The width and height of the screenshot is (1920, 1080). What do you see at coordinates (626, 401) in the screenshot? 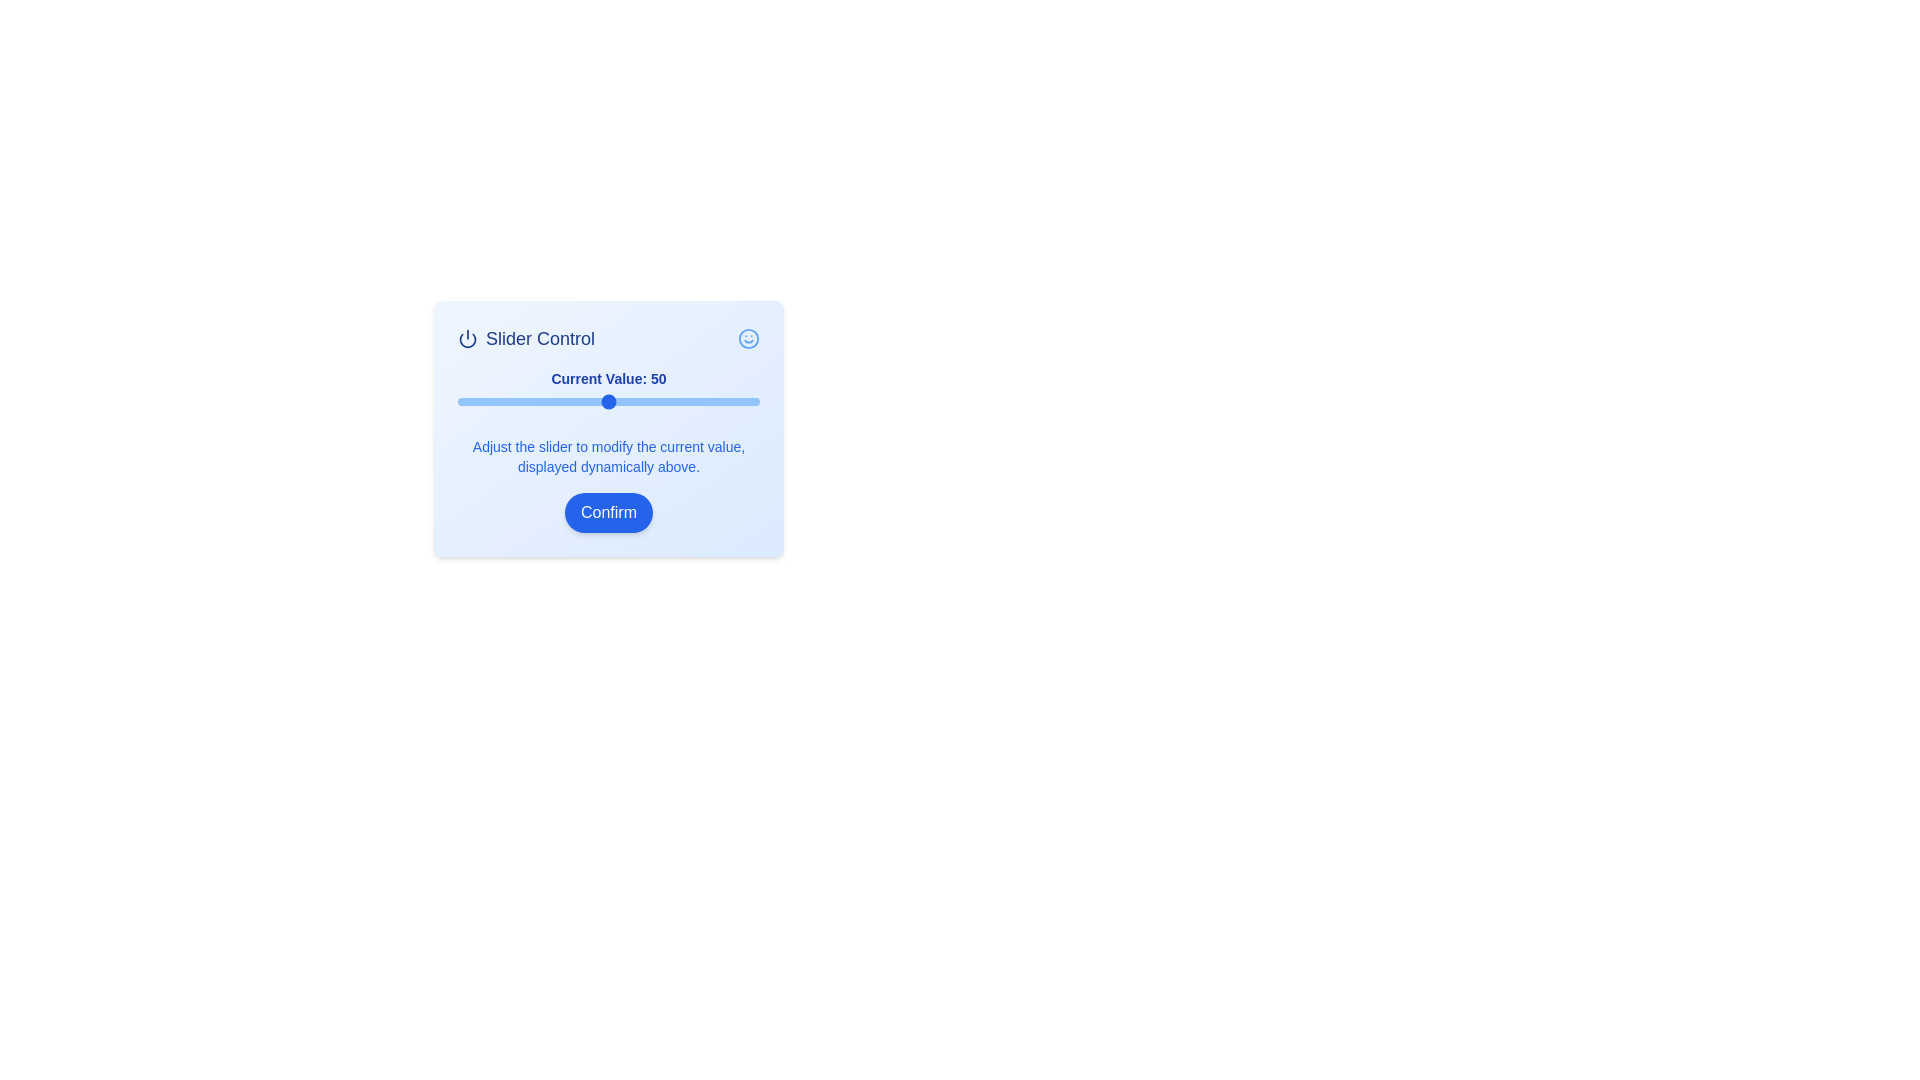
I see `the slider value` at bounding box center [626, 401].